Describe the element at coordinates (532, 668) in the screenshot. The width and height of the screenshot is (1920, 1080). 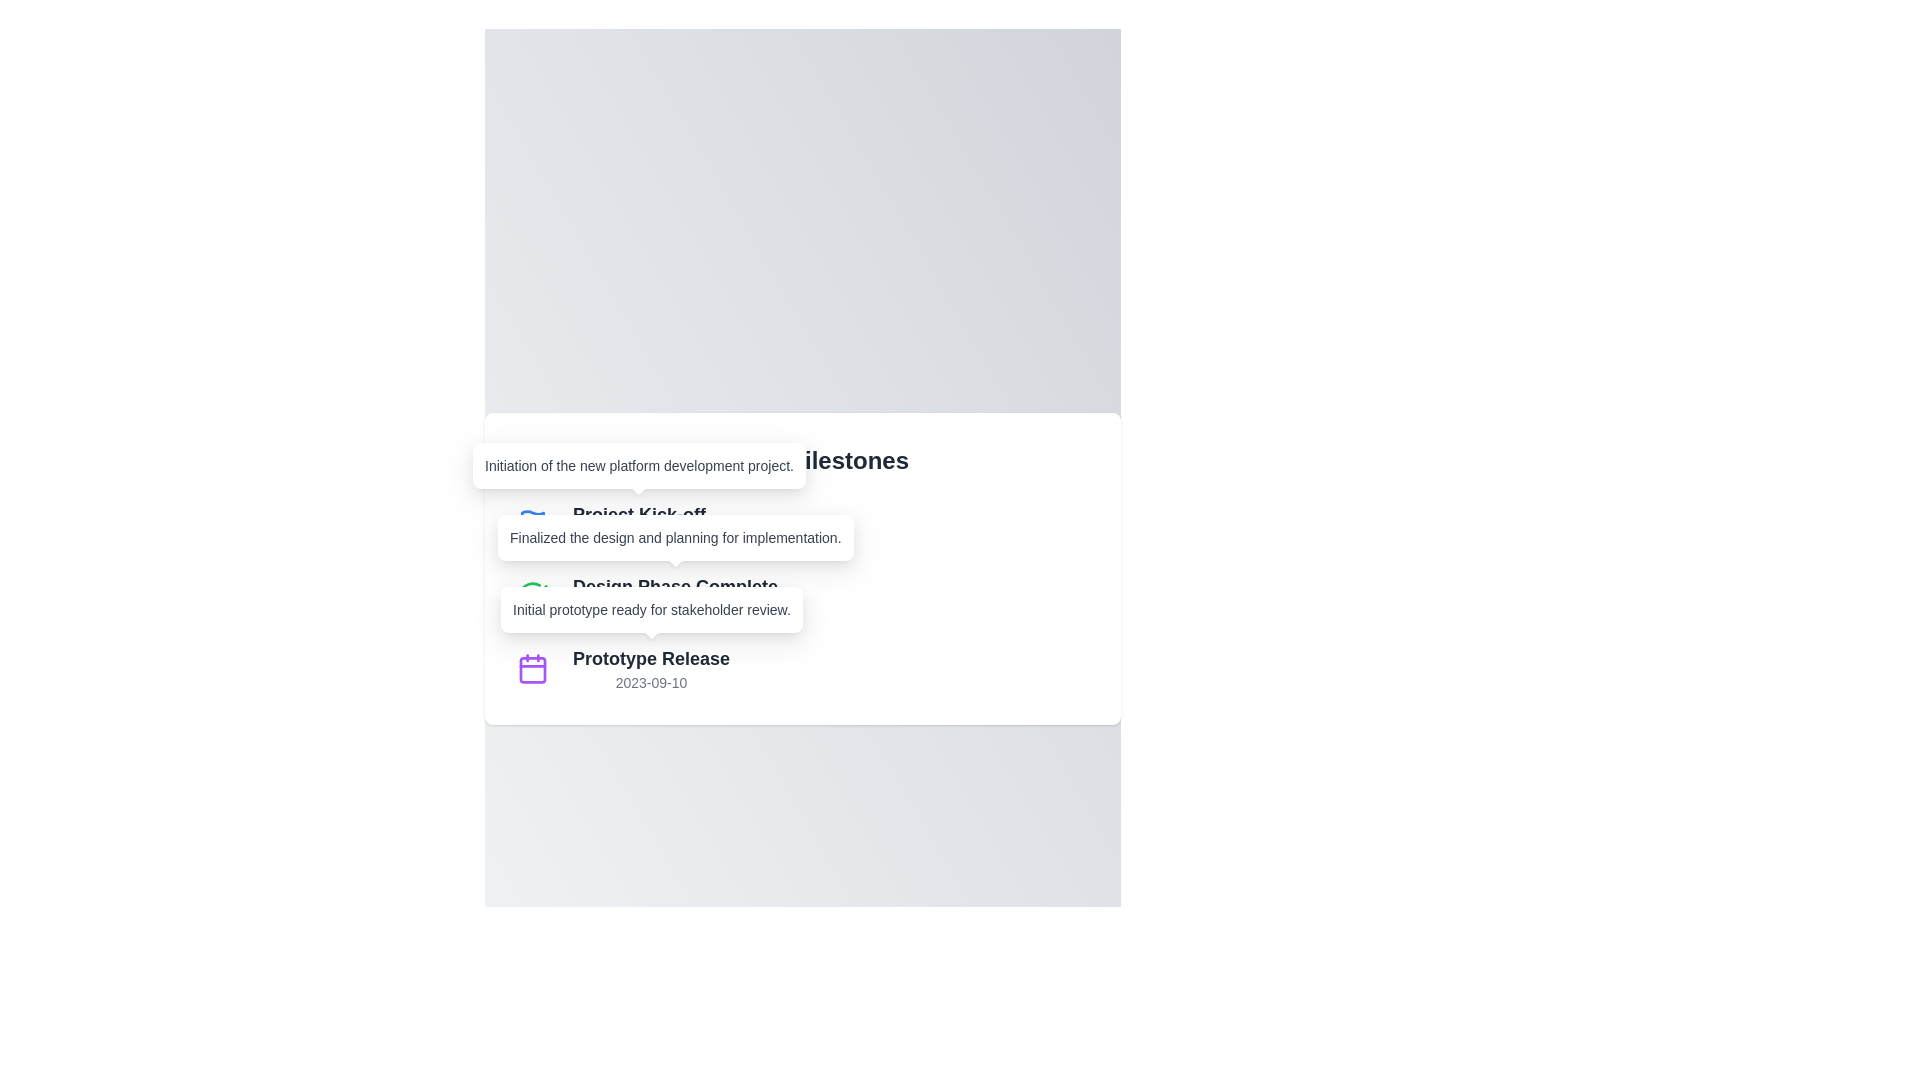
I see `the purple calendar icon located to the left of the 'Prototype Release' text` at that location.